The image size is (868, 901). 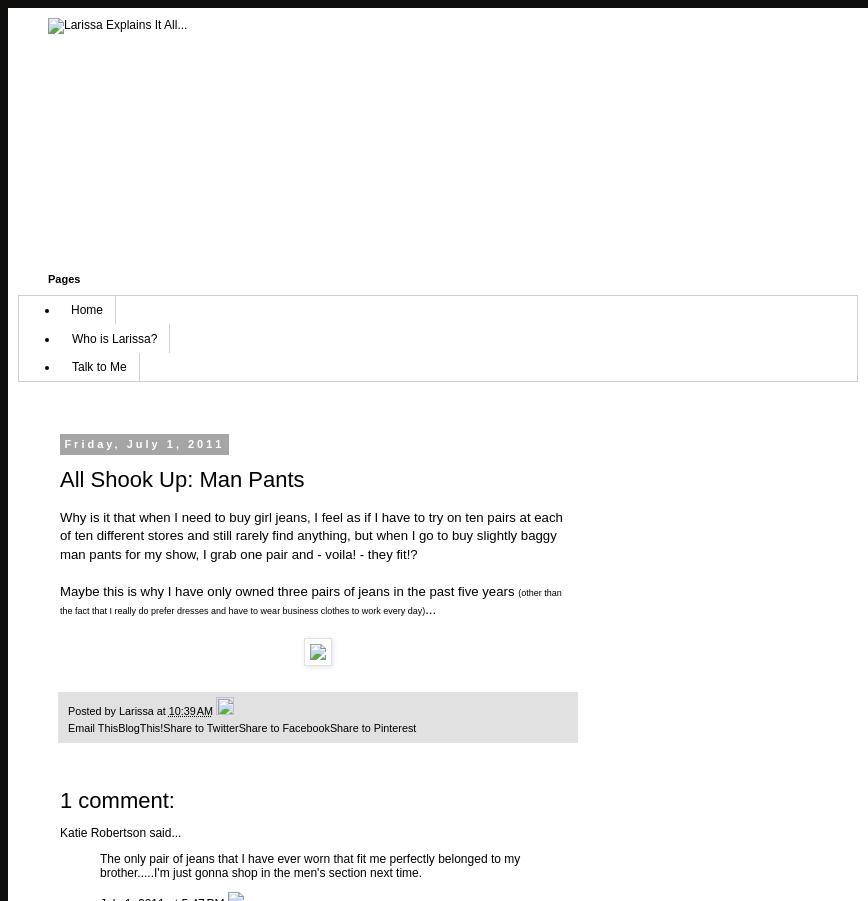 What do you see at coordinates (237, 727) in the screenshot?
I see `'Share to Facebook'` at bounding box center [237, 727].